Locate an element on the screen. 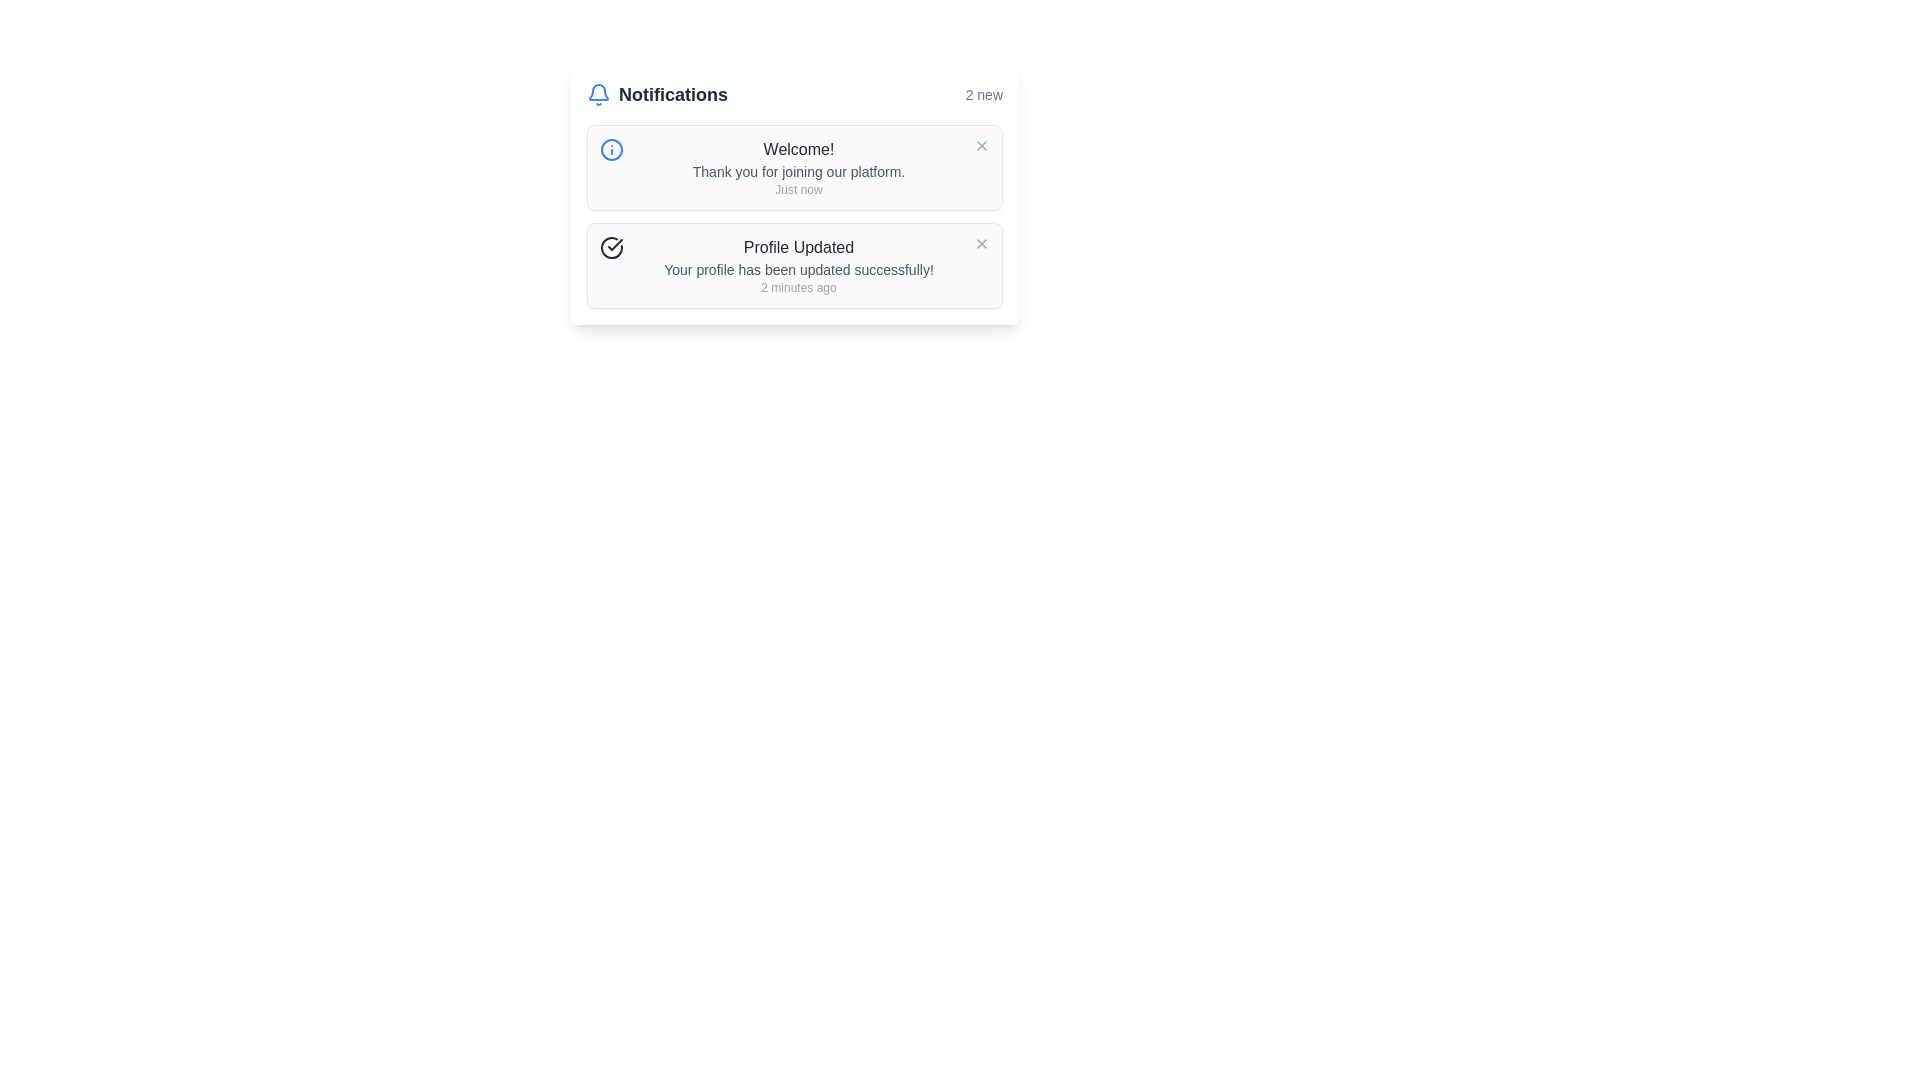 The height and width of the screenshot is (1080, 1920). the close button located at the top-right corner of the 'Welcome!' notification card is located at coordinates (982, 145).